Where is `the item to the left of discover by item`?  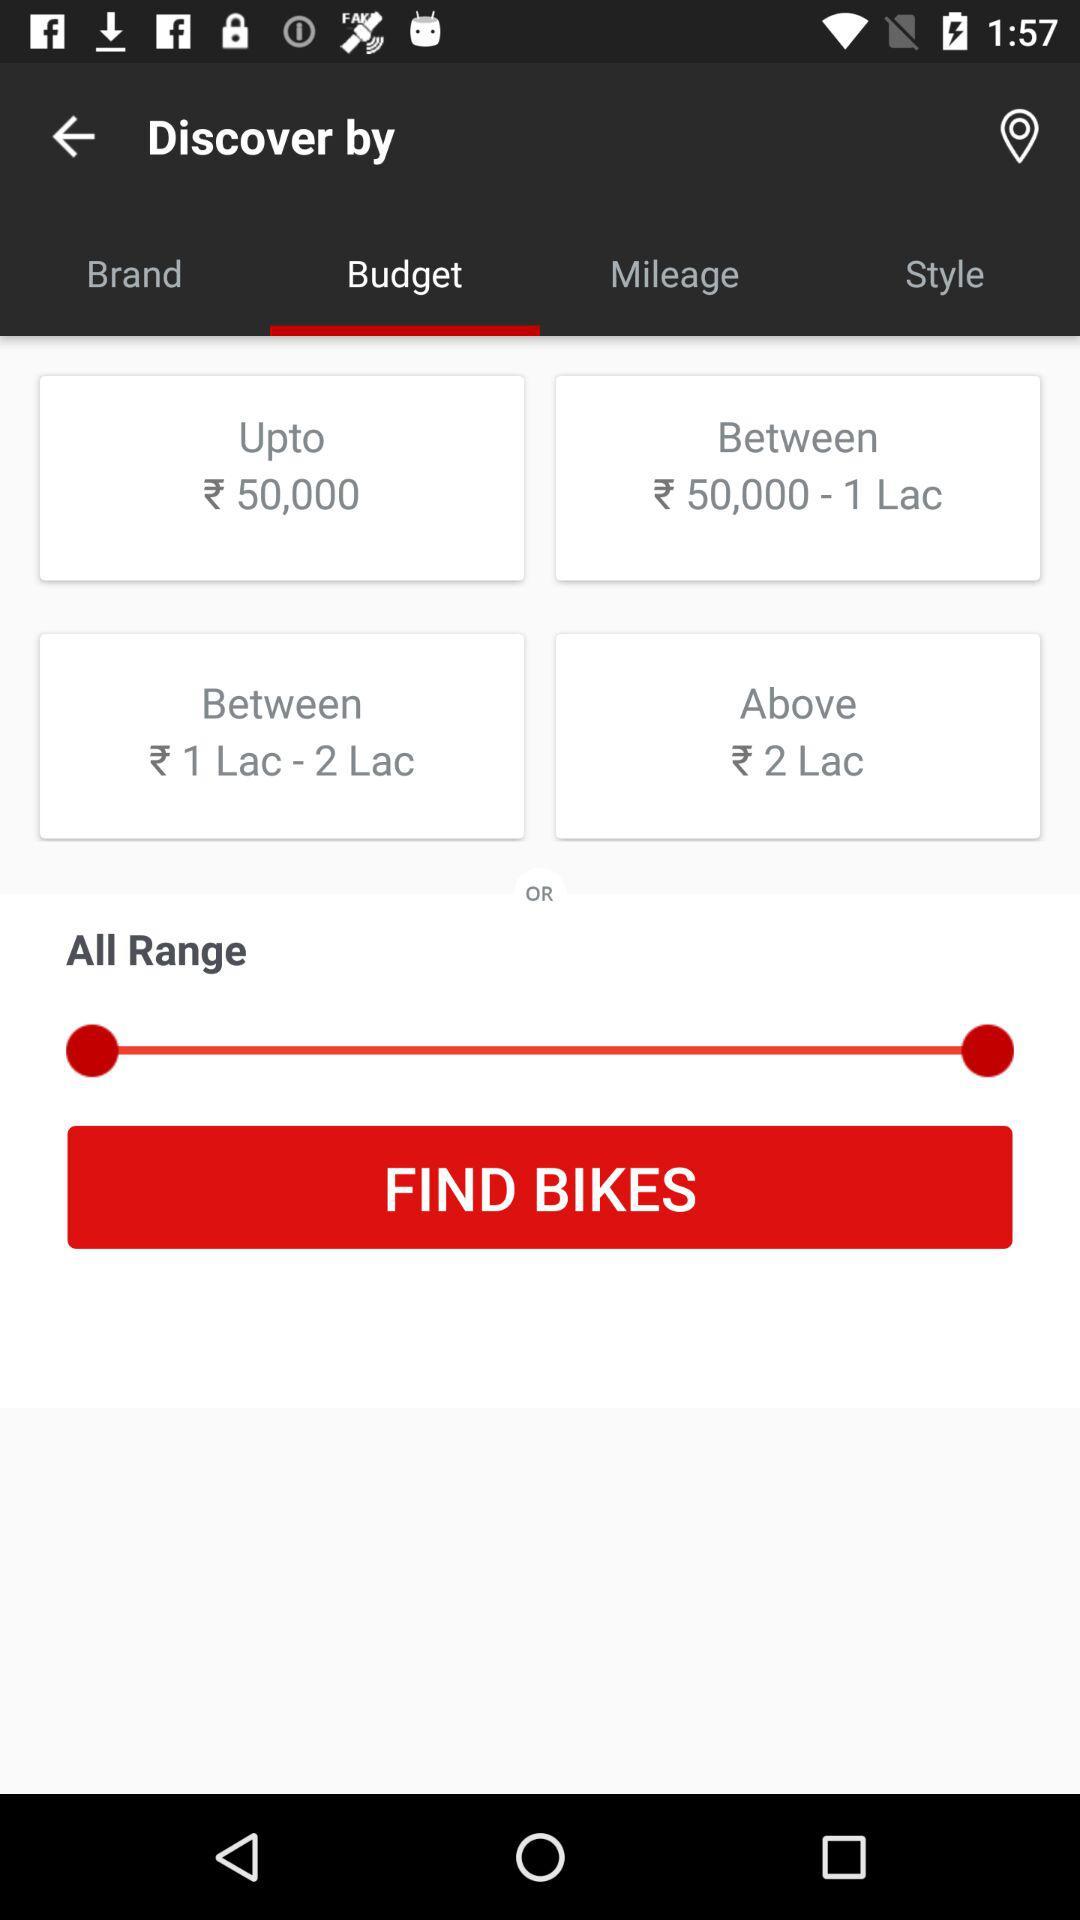 the item to the left of discover by item is located at coordinates (72, 135).